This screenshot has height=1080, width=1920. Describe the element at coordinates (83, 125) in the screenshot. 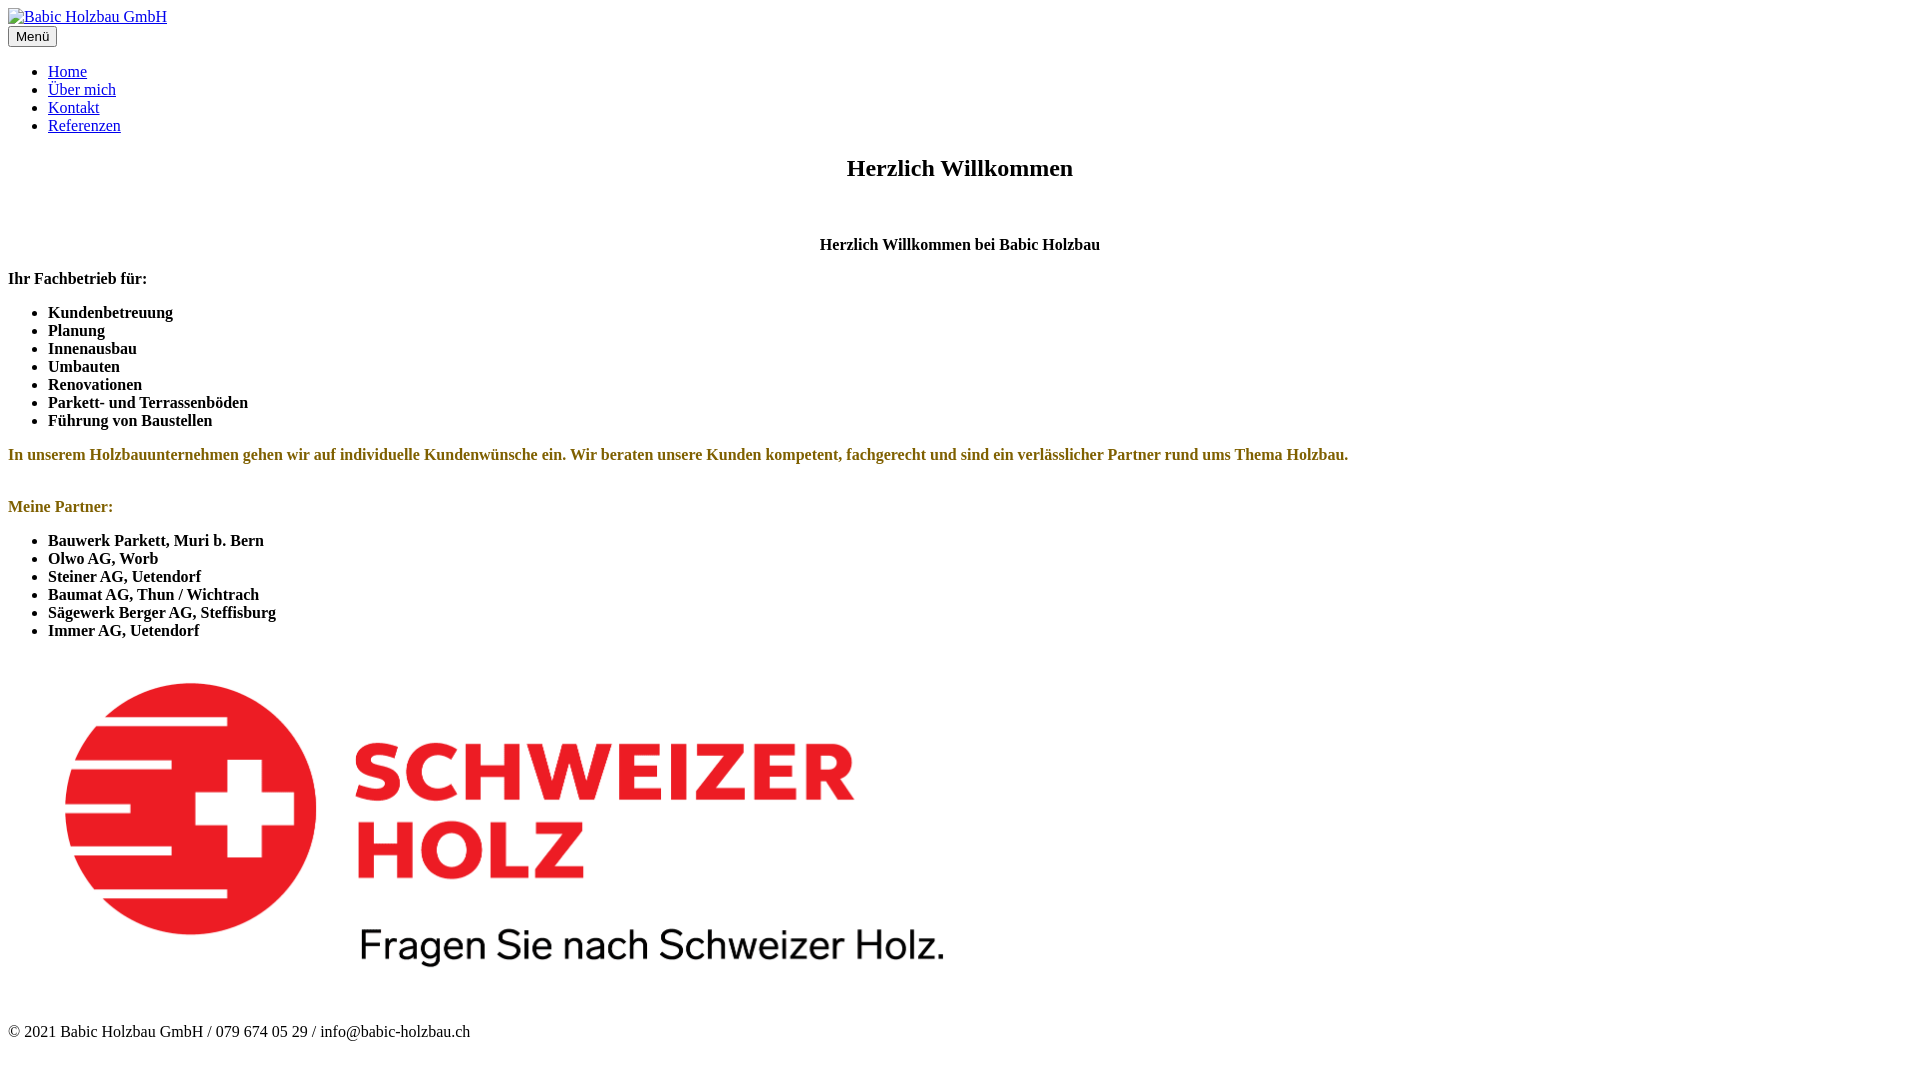

I see `'Referenzen'` at that location.